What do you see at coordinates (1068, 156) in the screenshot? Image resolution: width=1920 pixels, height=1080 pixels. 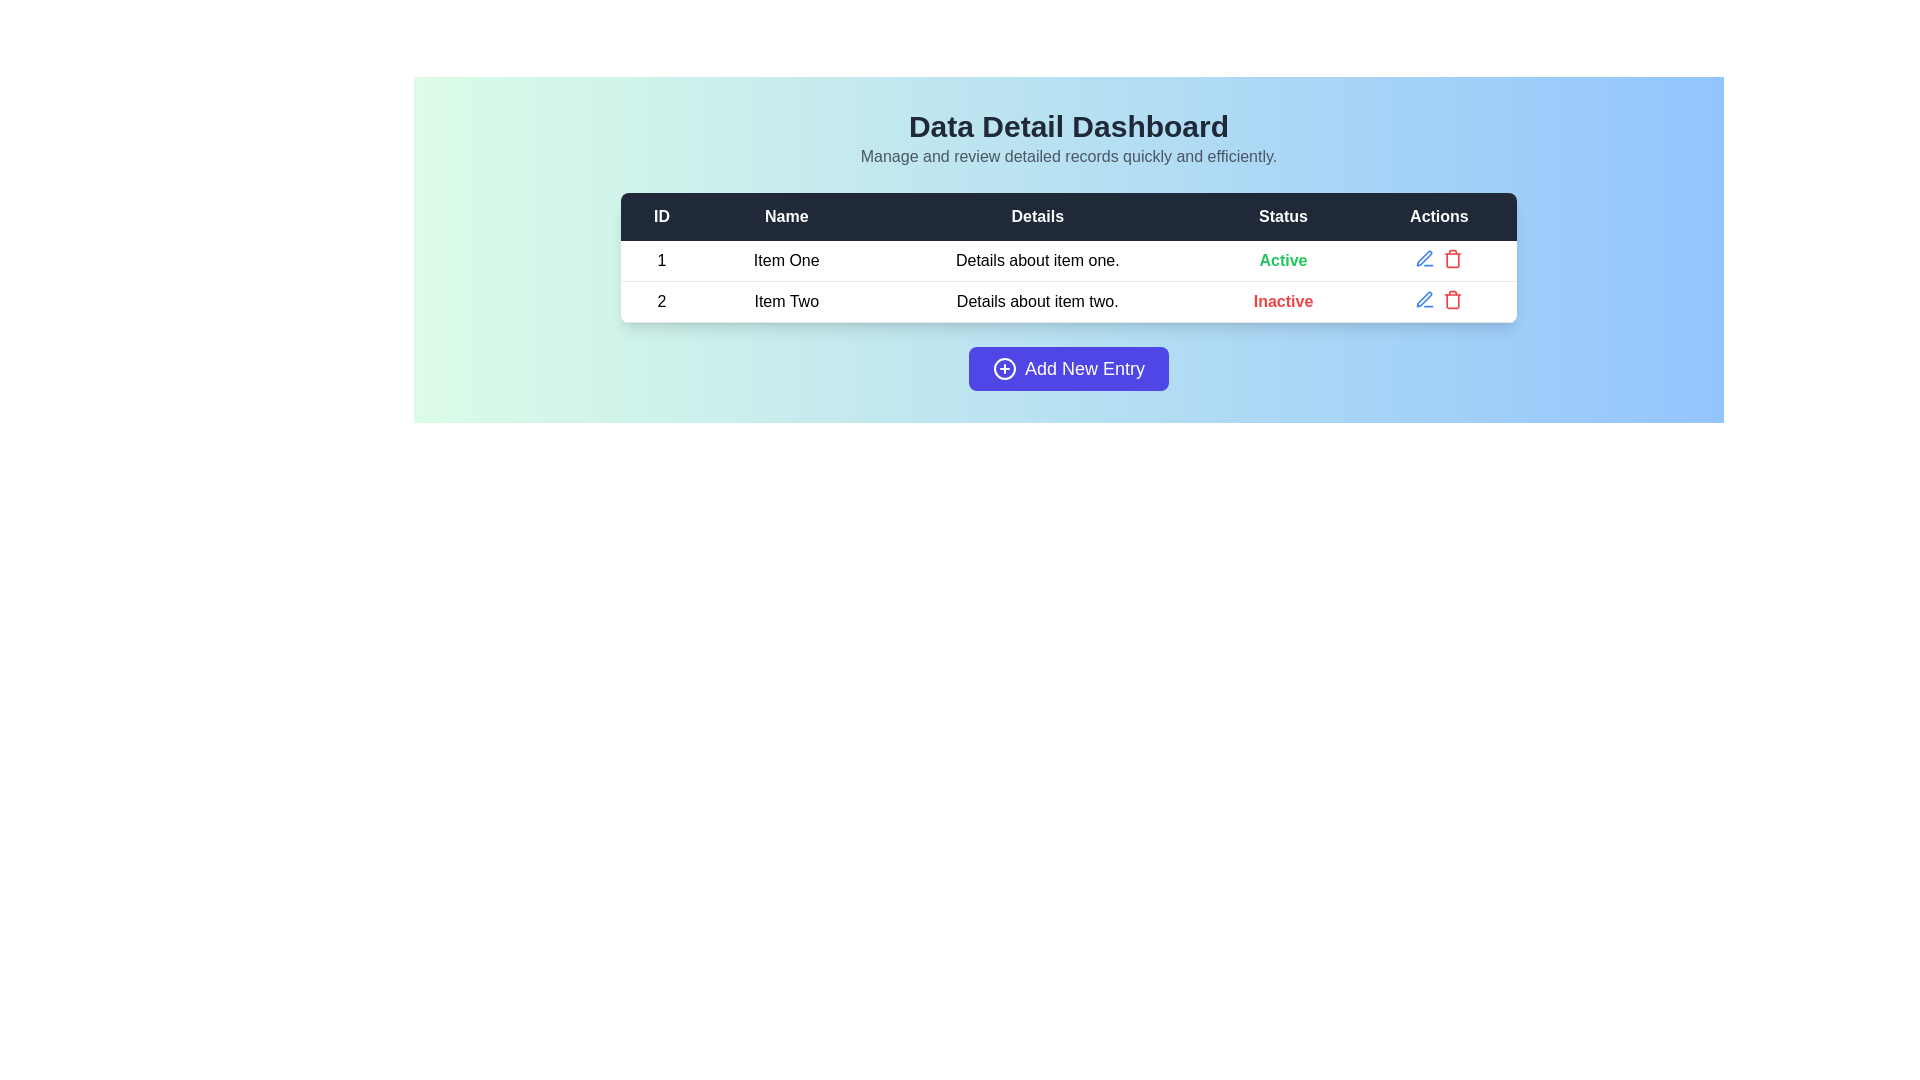 I see `the descriptive subheading text that summarizes the functionality of the dashboard interface, located directly below the title 'Data Detail Dashboard'` at bounding box center [1068, 156].